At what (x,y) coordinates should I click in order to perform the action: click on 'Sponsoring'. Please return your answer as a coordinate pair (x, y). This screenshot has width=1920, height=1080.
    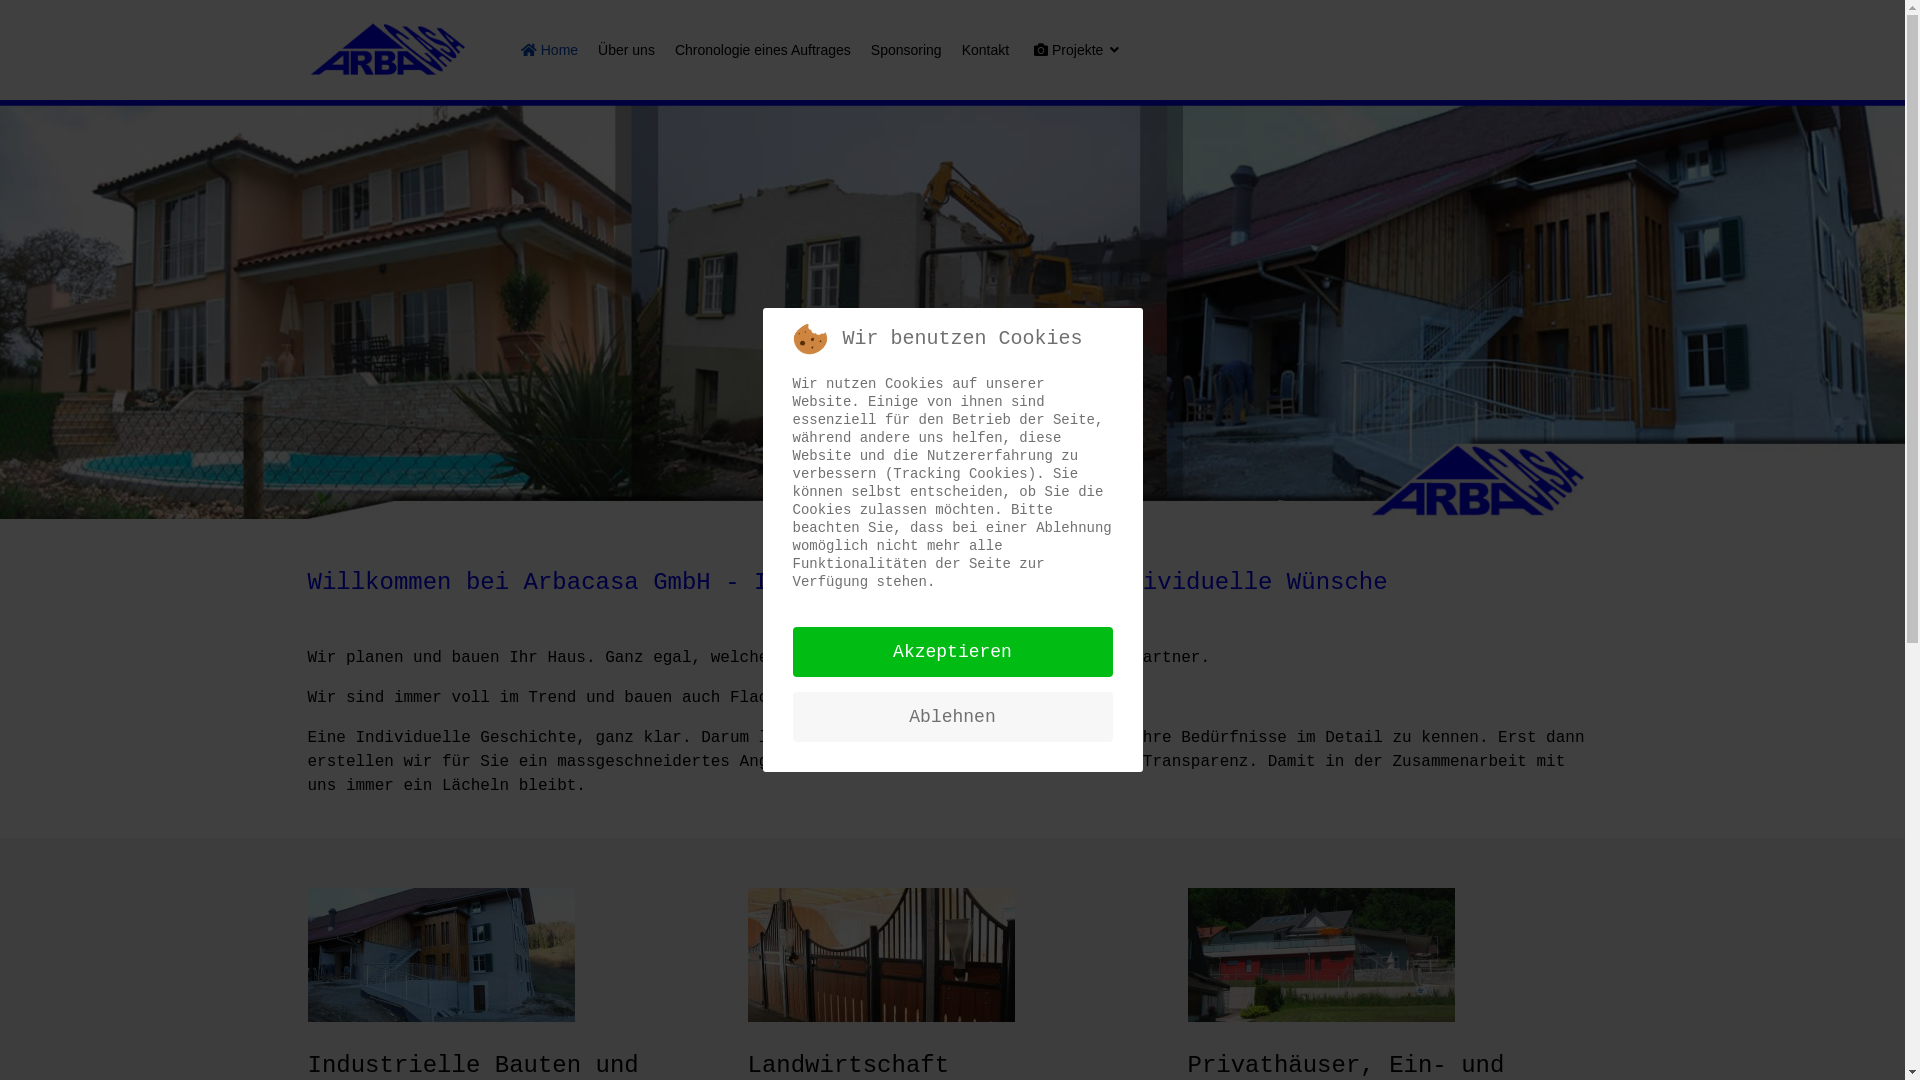
    Looking at the image, I should click on (860, 49).